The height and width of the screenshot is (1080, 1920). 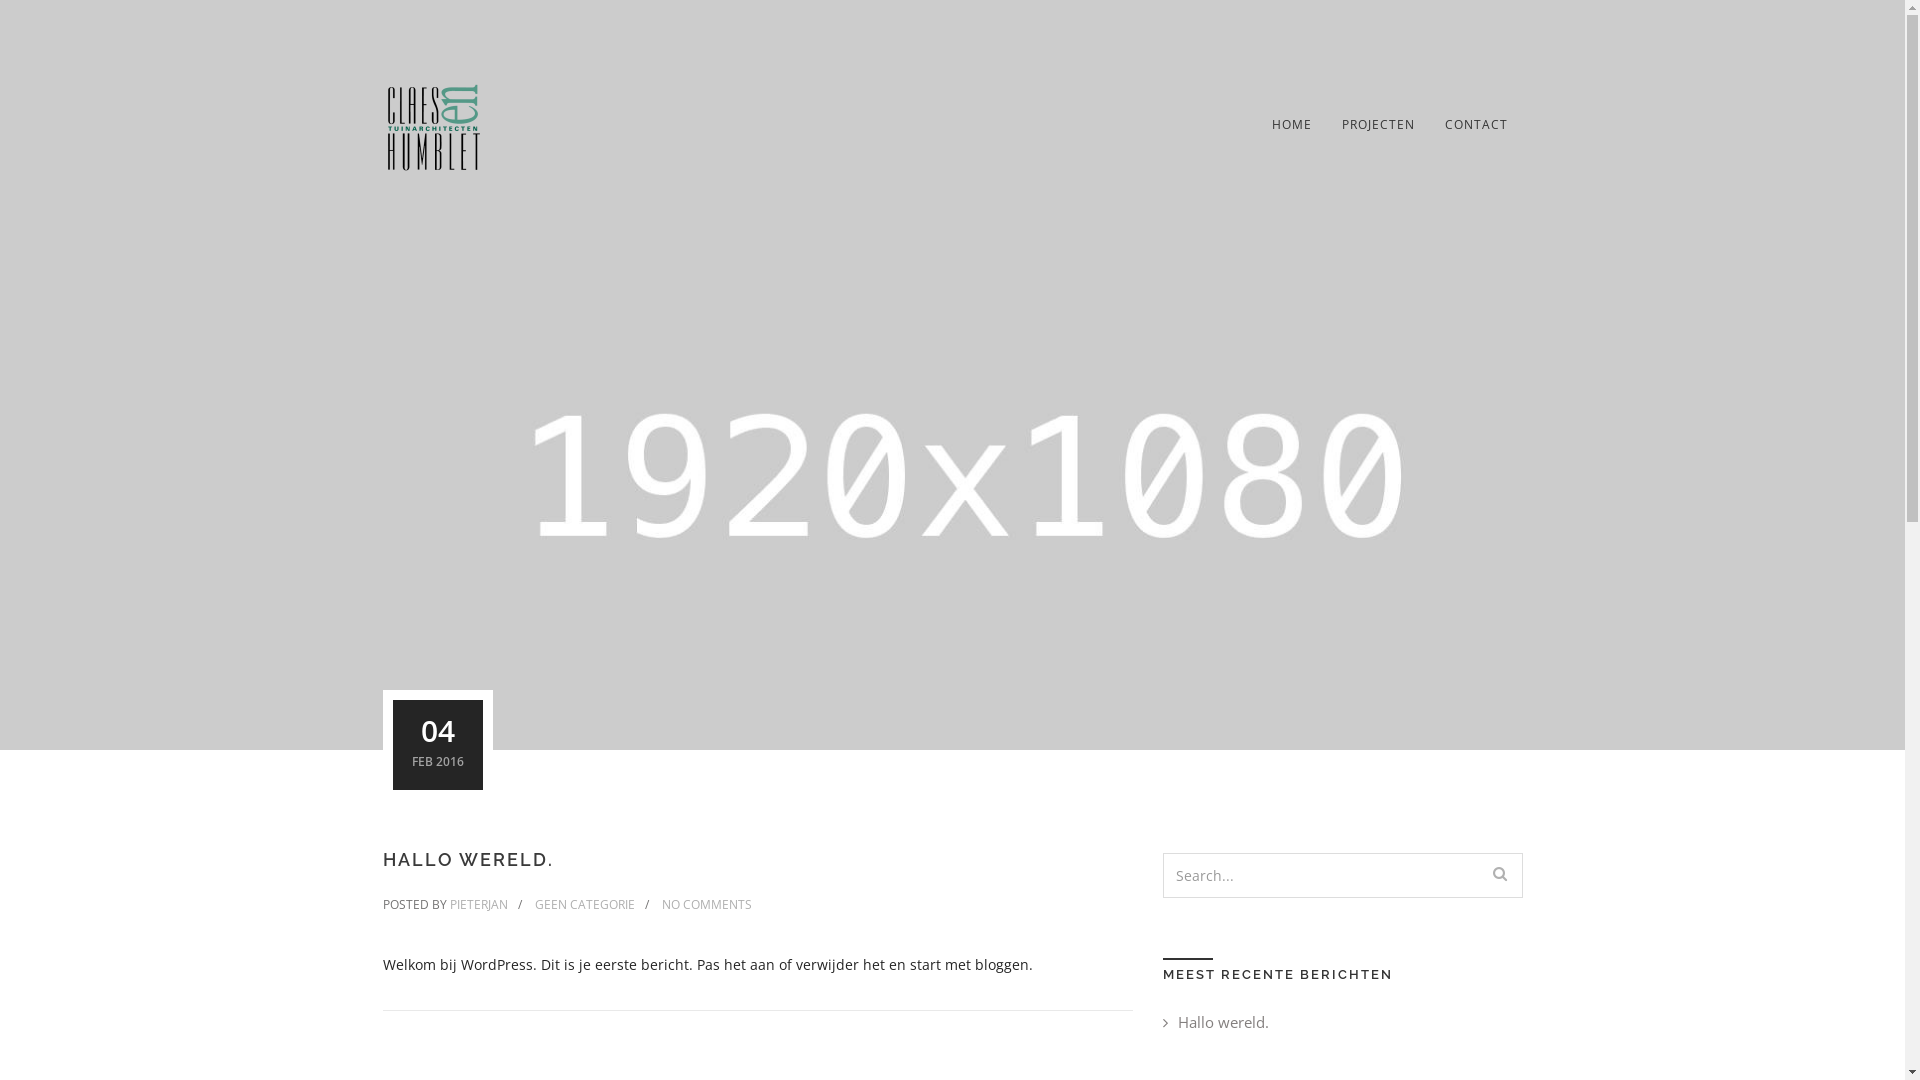 I want to click on 'NO COMMENTS', so click(x=706, y=904).